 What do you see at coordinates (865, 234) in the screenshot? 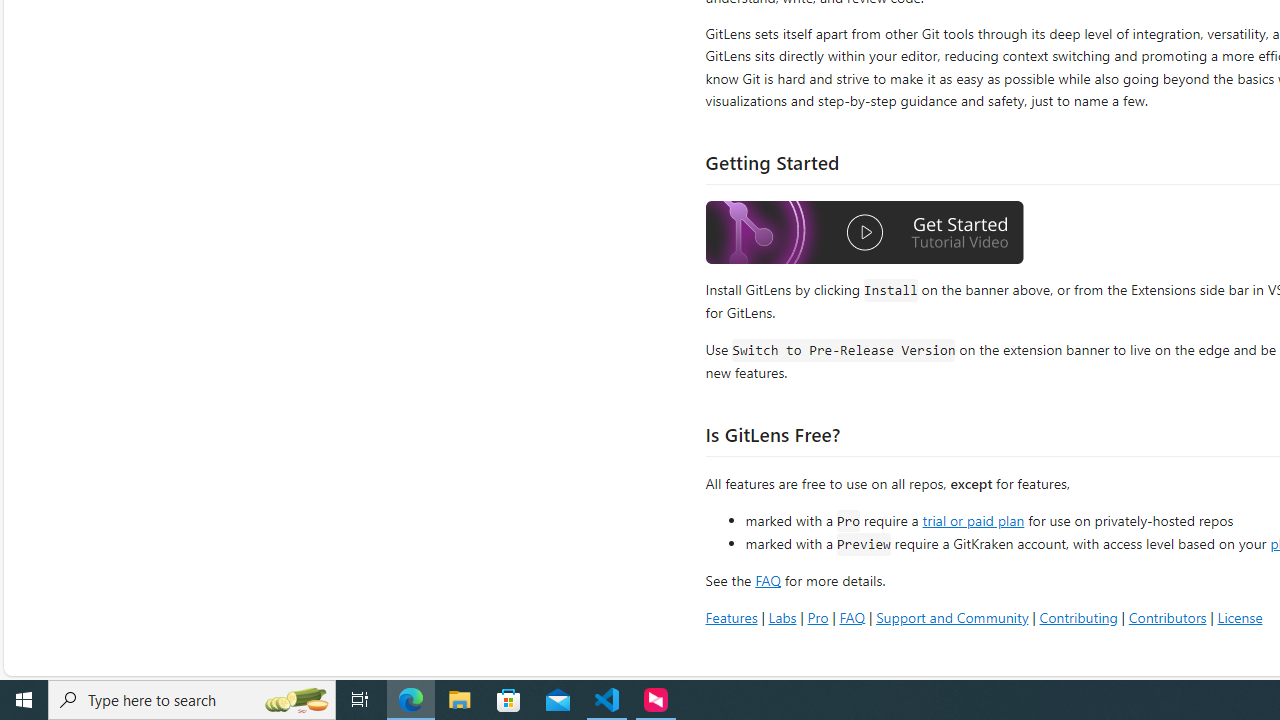
I see `'Watch the GitLens Getting Started video'` at bounding box center [865, 234].